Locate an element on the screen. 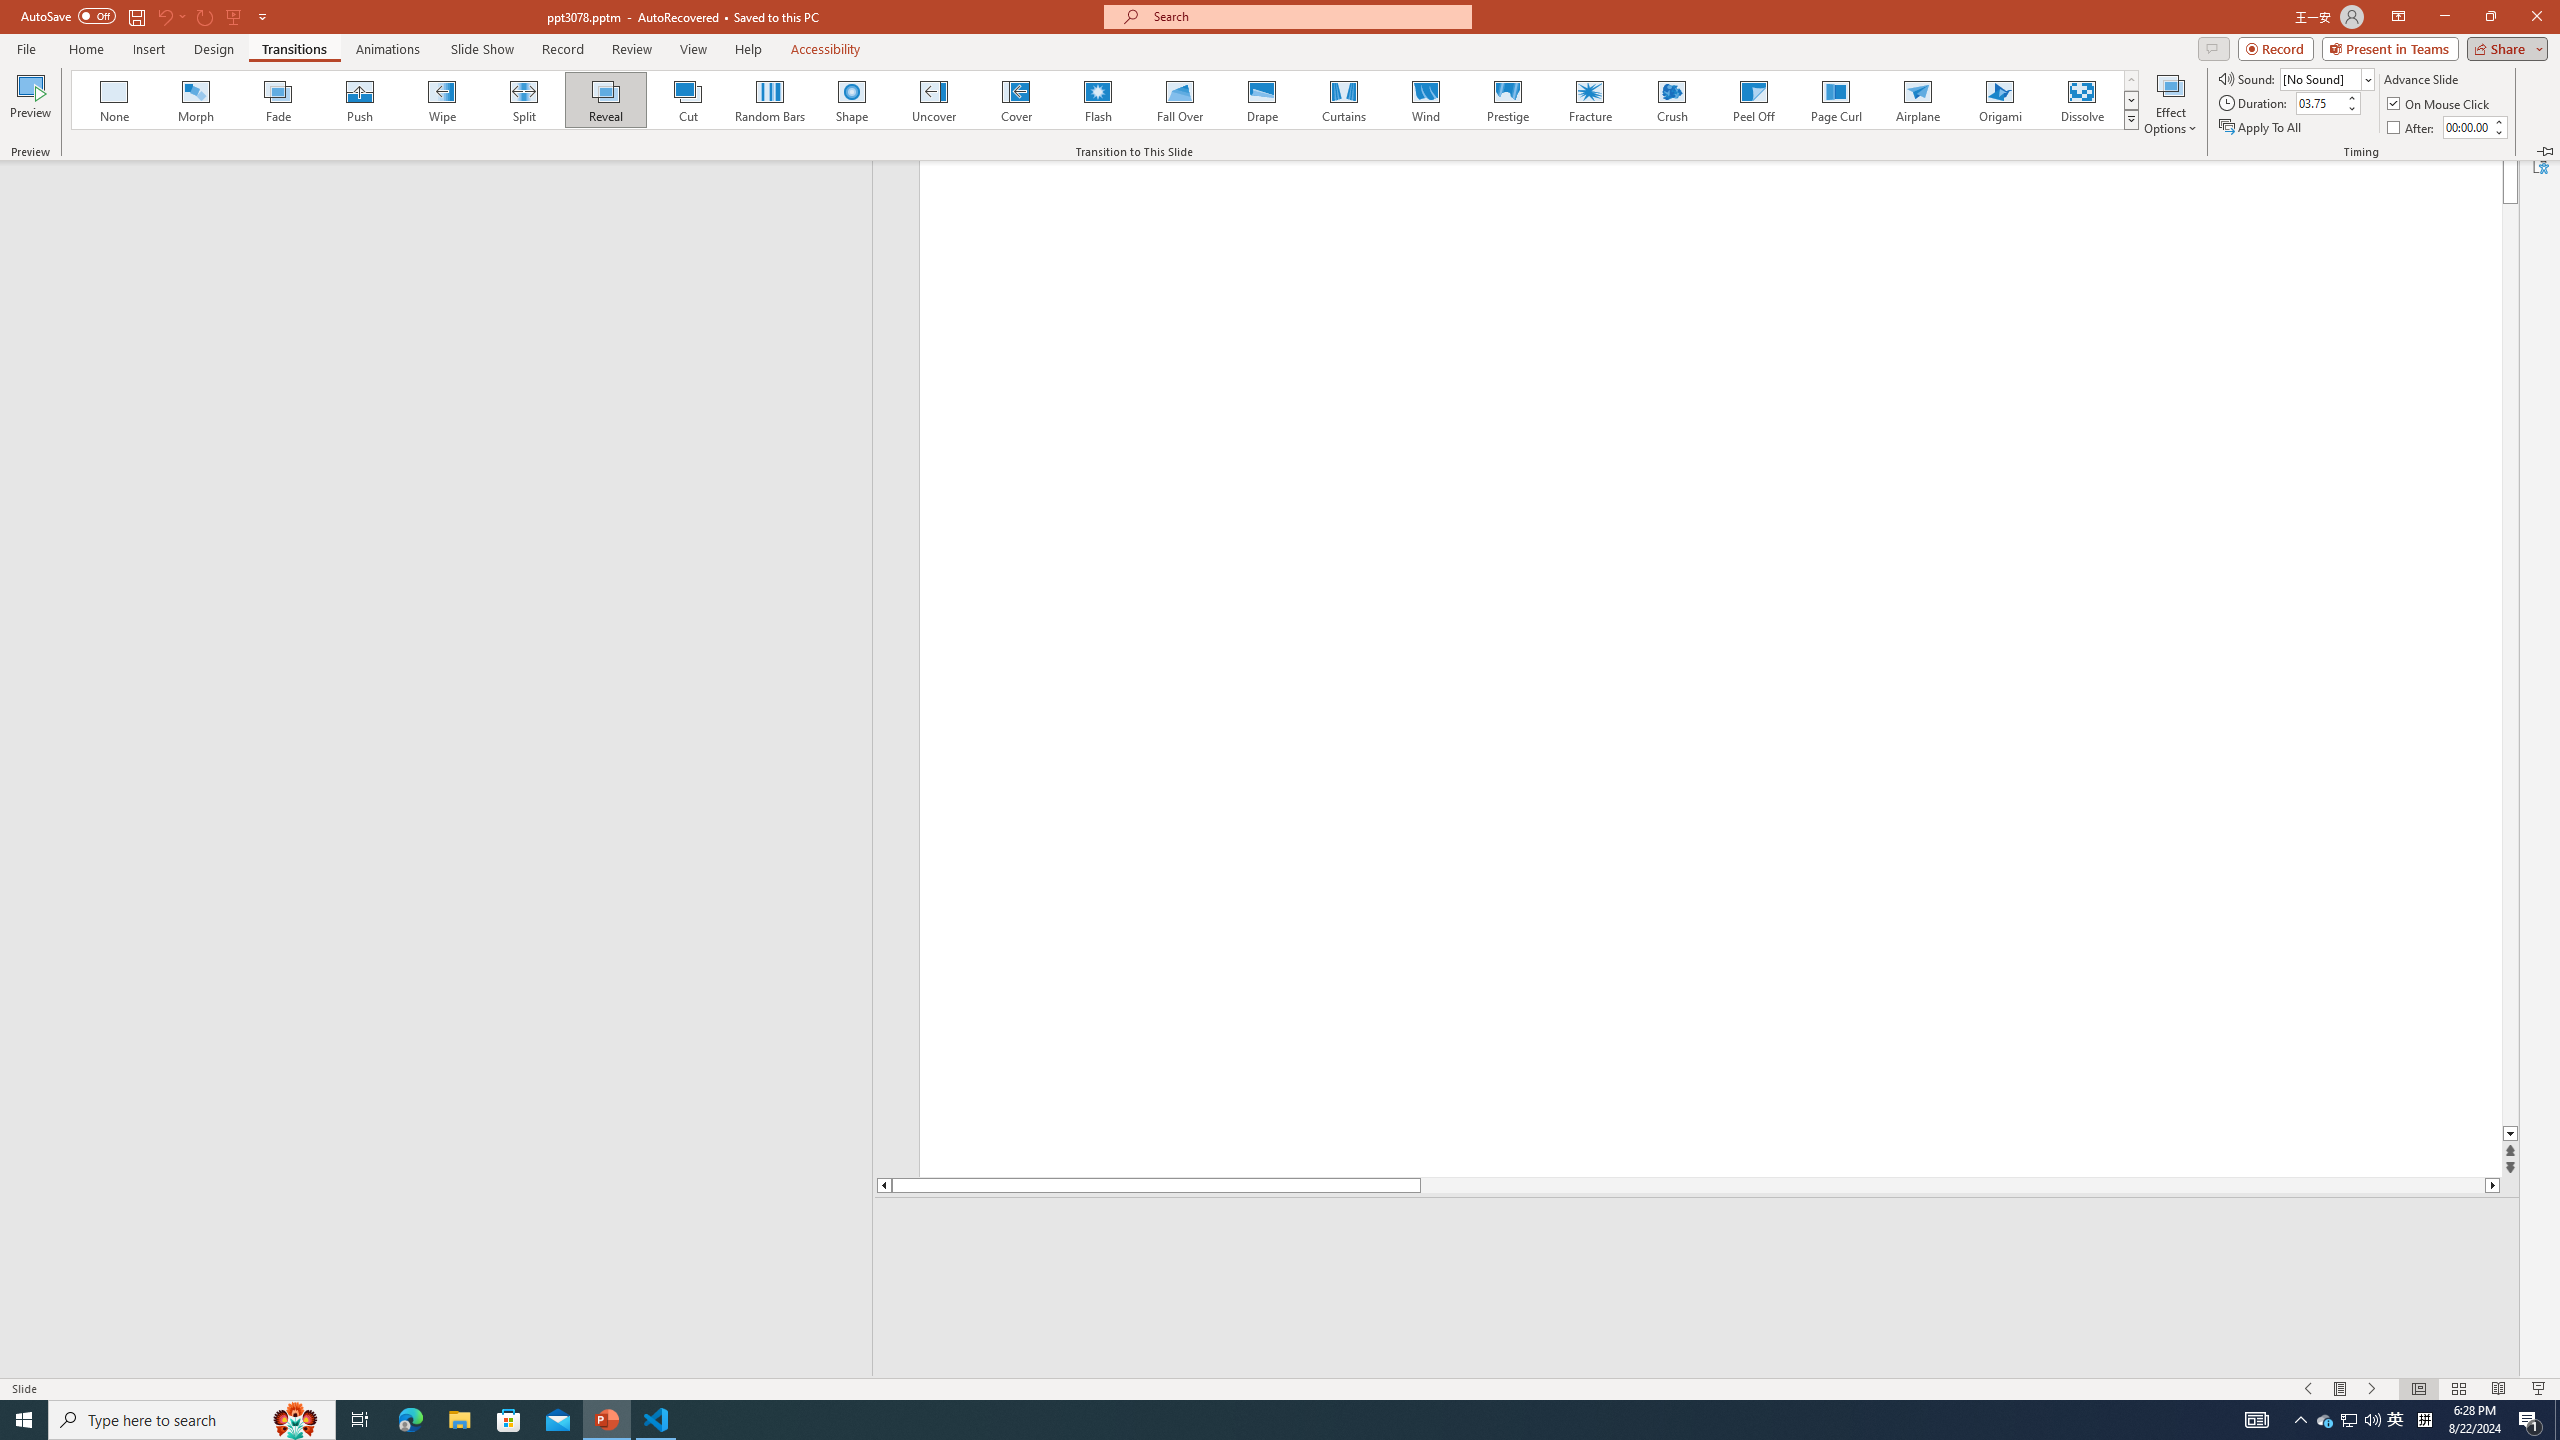 This screenshot has width=2560, height=1440. 'Action Center, 1 new notification' is located at coordinates (2530, 1418).